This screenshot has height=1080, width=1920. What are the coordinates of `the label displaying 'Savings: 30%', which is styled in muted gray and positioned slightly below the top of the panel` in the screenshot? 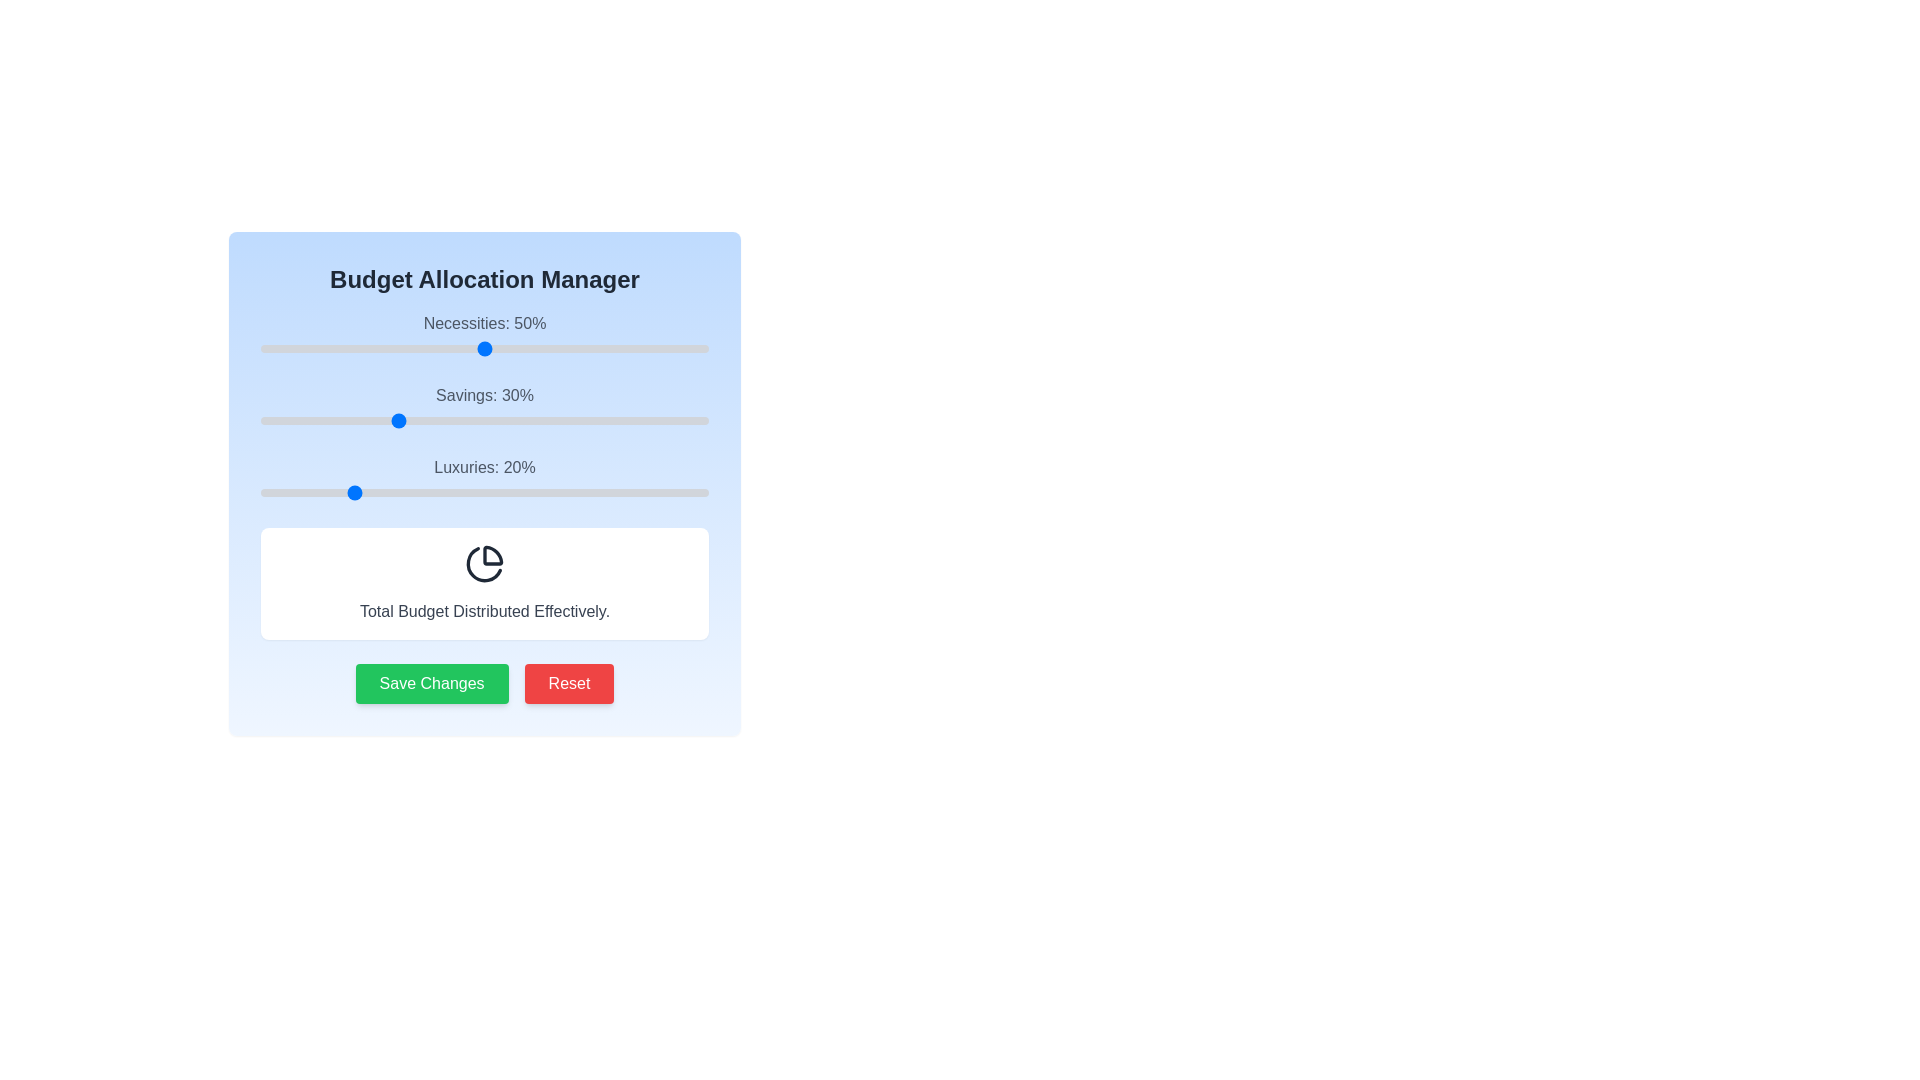 It's located at (484, 395).